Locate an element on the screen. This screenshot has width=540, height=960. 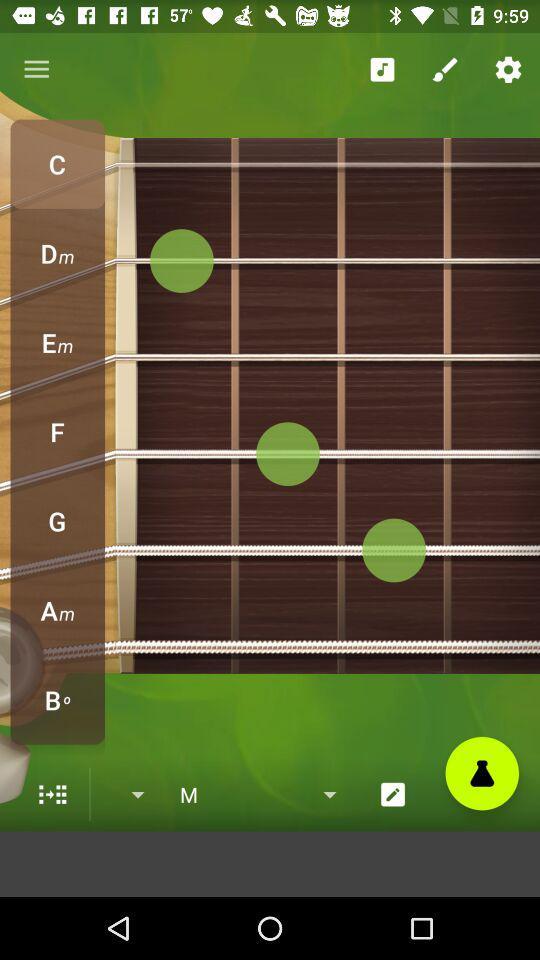
menu option is located at coordinates (52, 794).